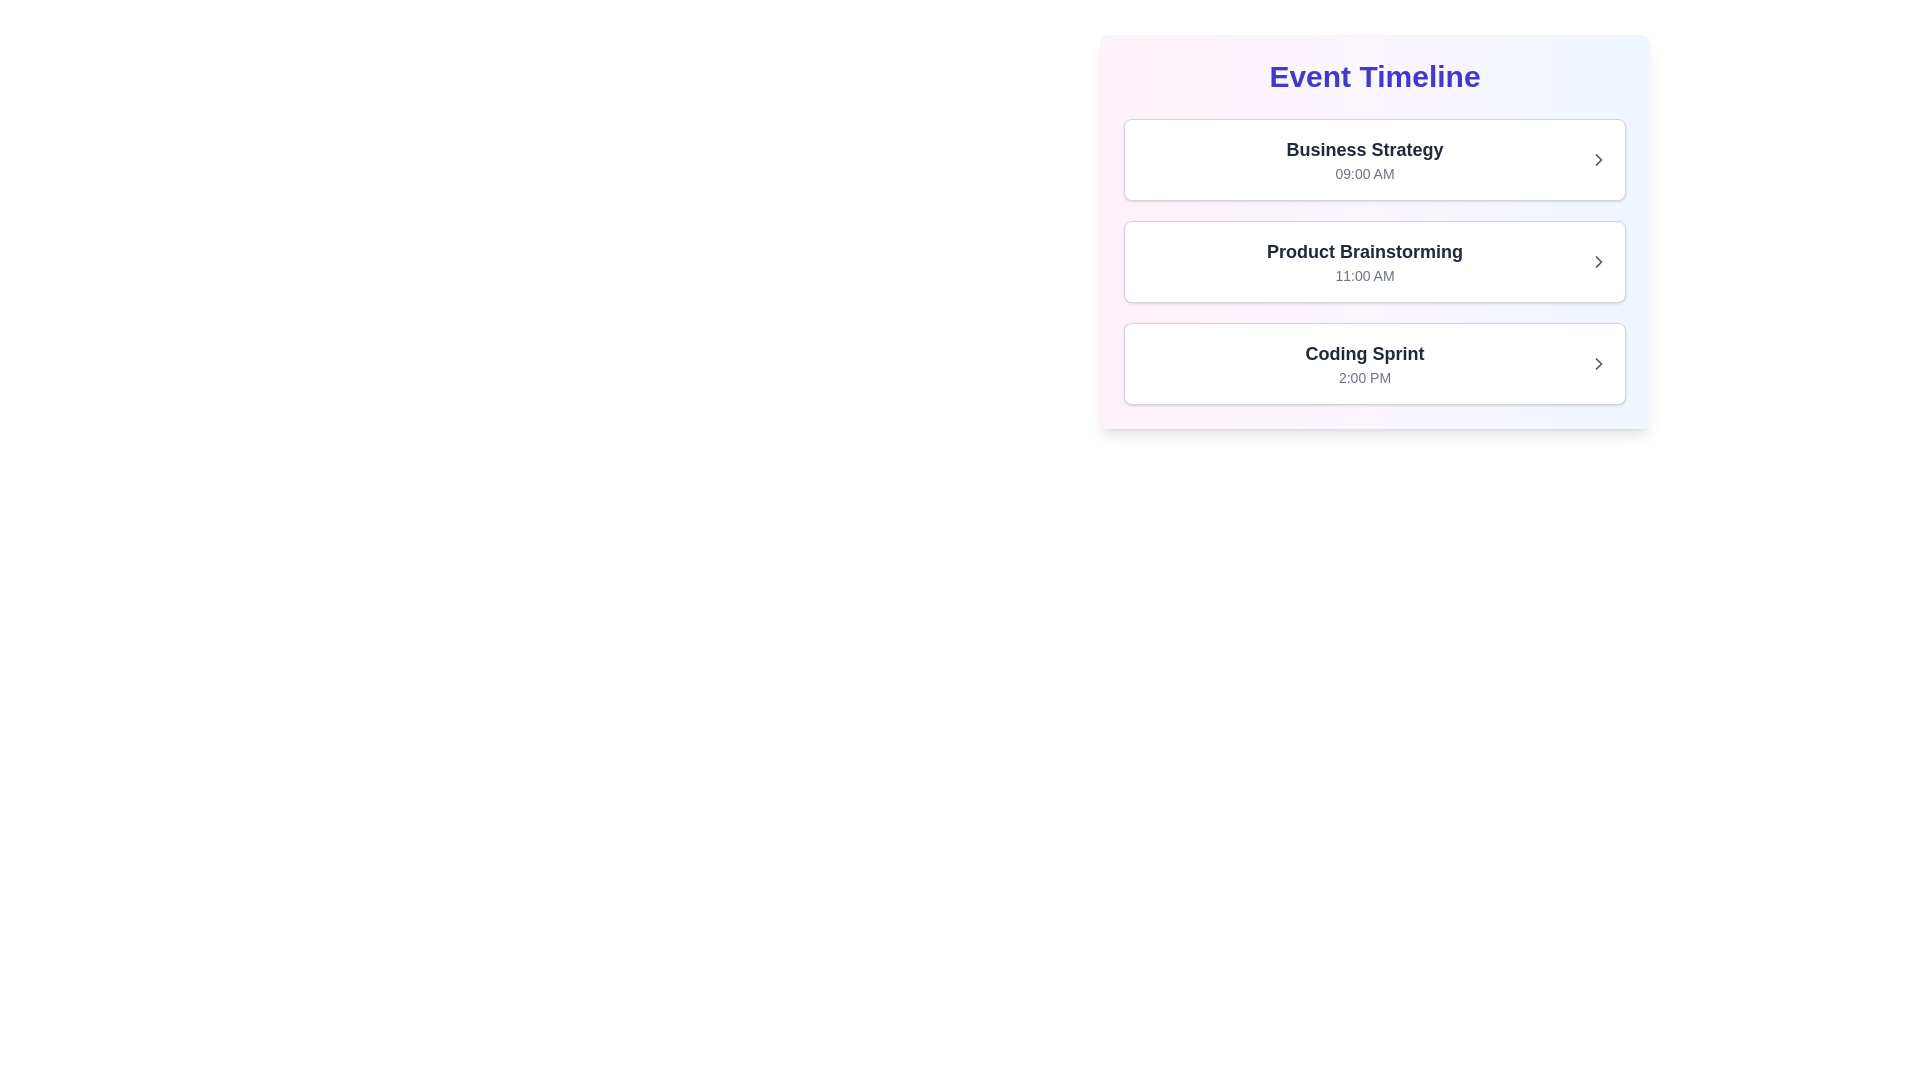 The height and width of the screenshot is (1080, 1920). What do you see at coordinates (1373, 363) in the screenshot?
I see `the interactive list item representing the event 'Coding Sprint' scheduled for '2:00 PM'` at bounding box center [1373, 363].